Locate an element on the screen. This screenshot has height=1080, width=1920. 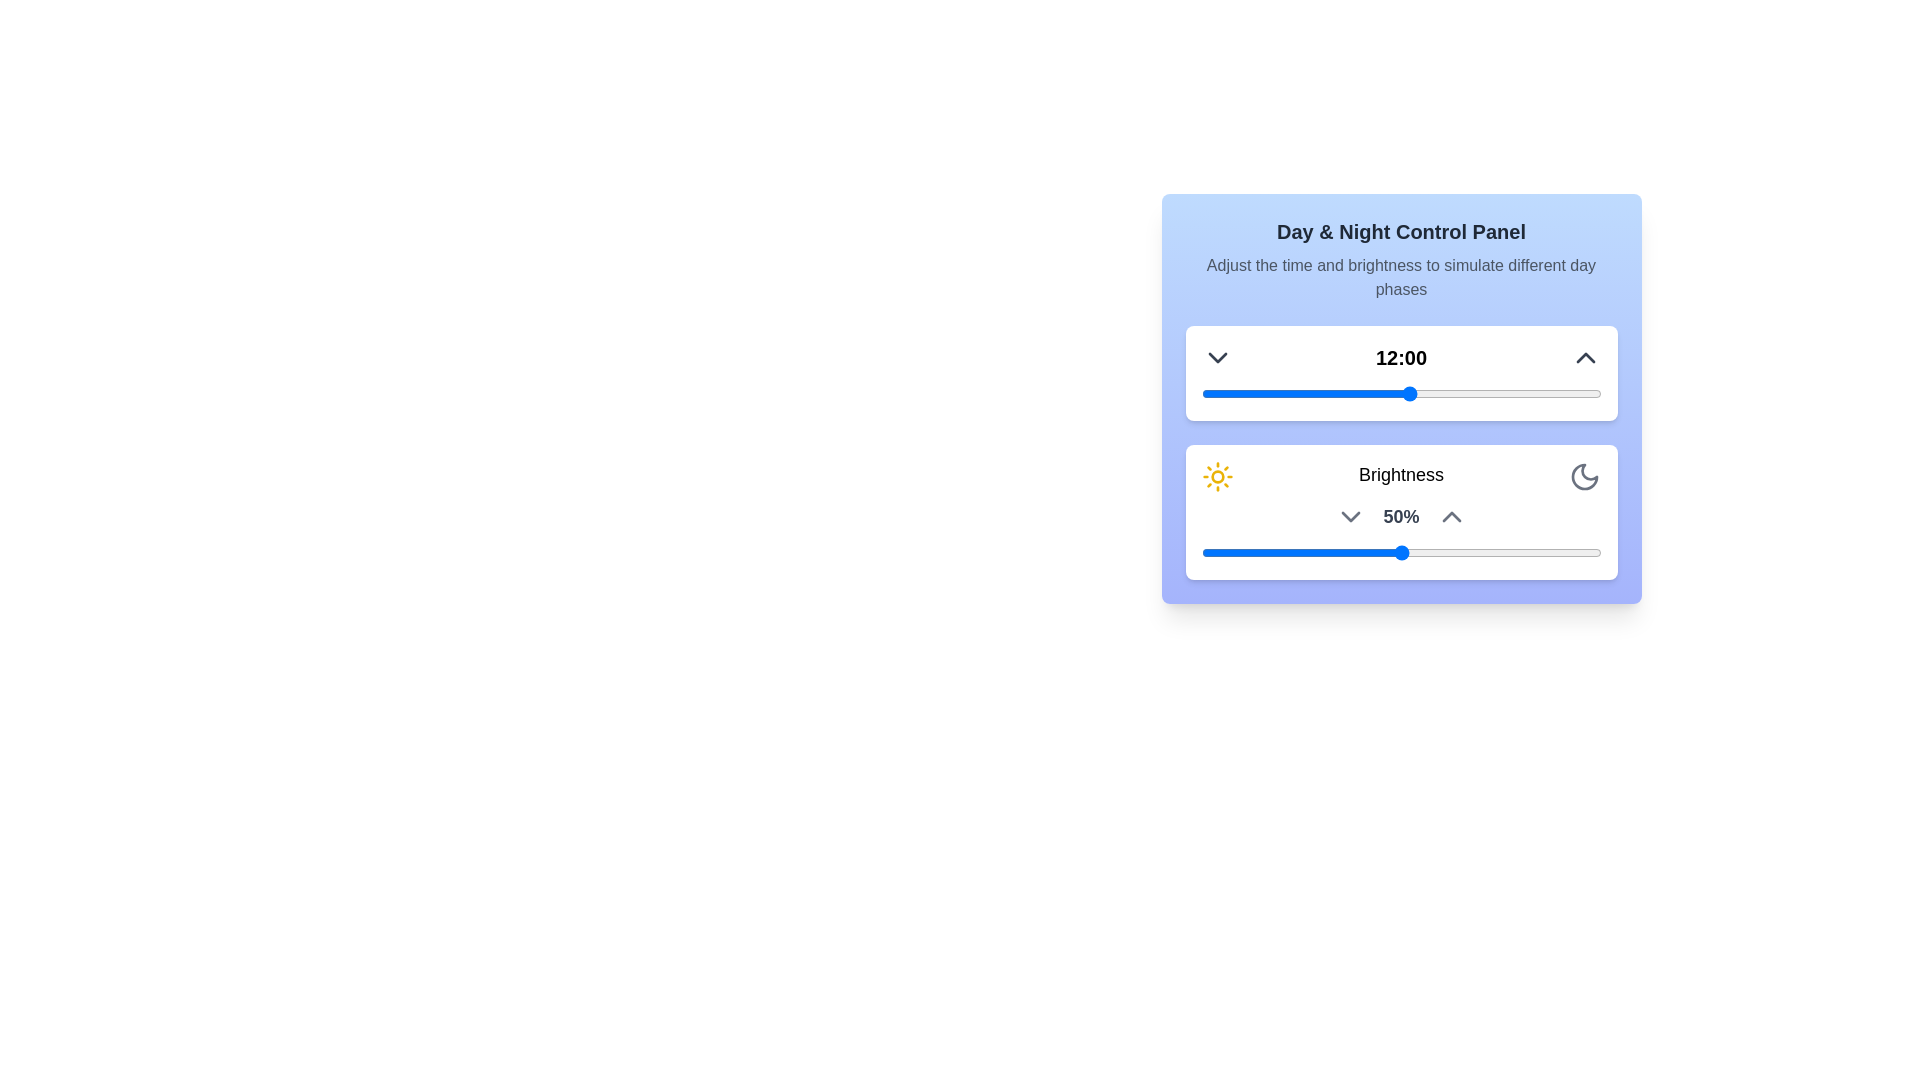
the time is located at coordinates (1514, 393).